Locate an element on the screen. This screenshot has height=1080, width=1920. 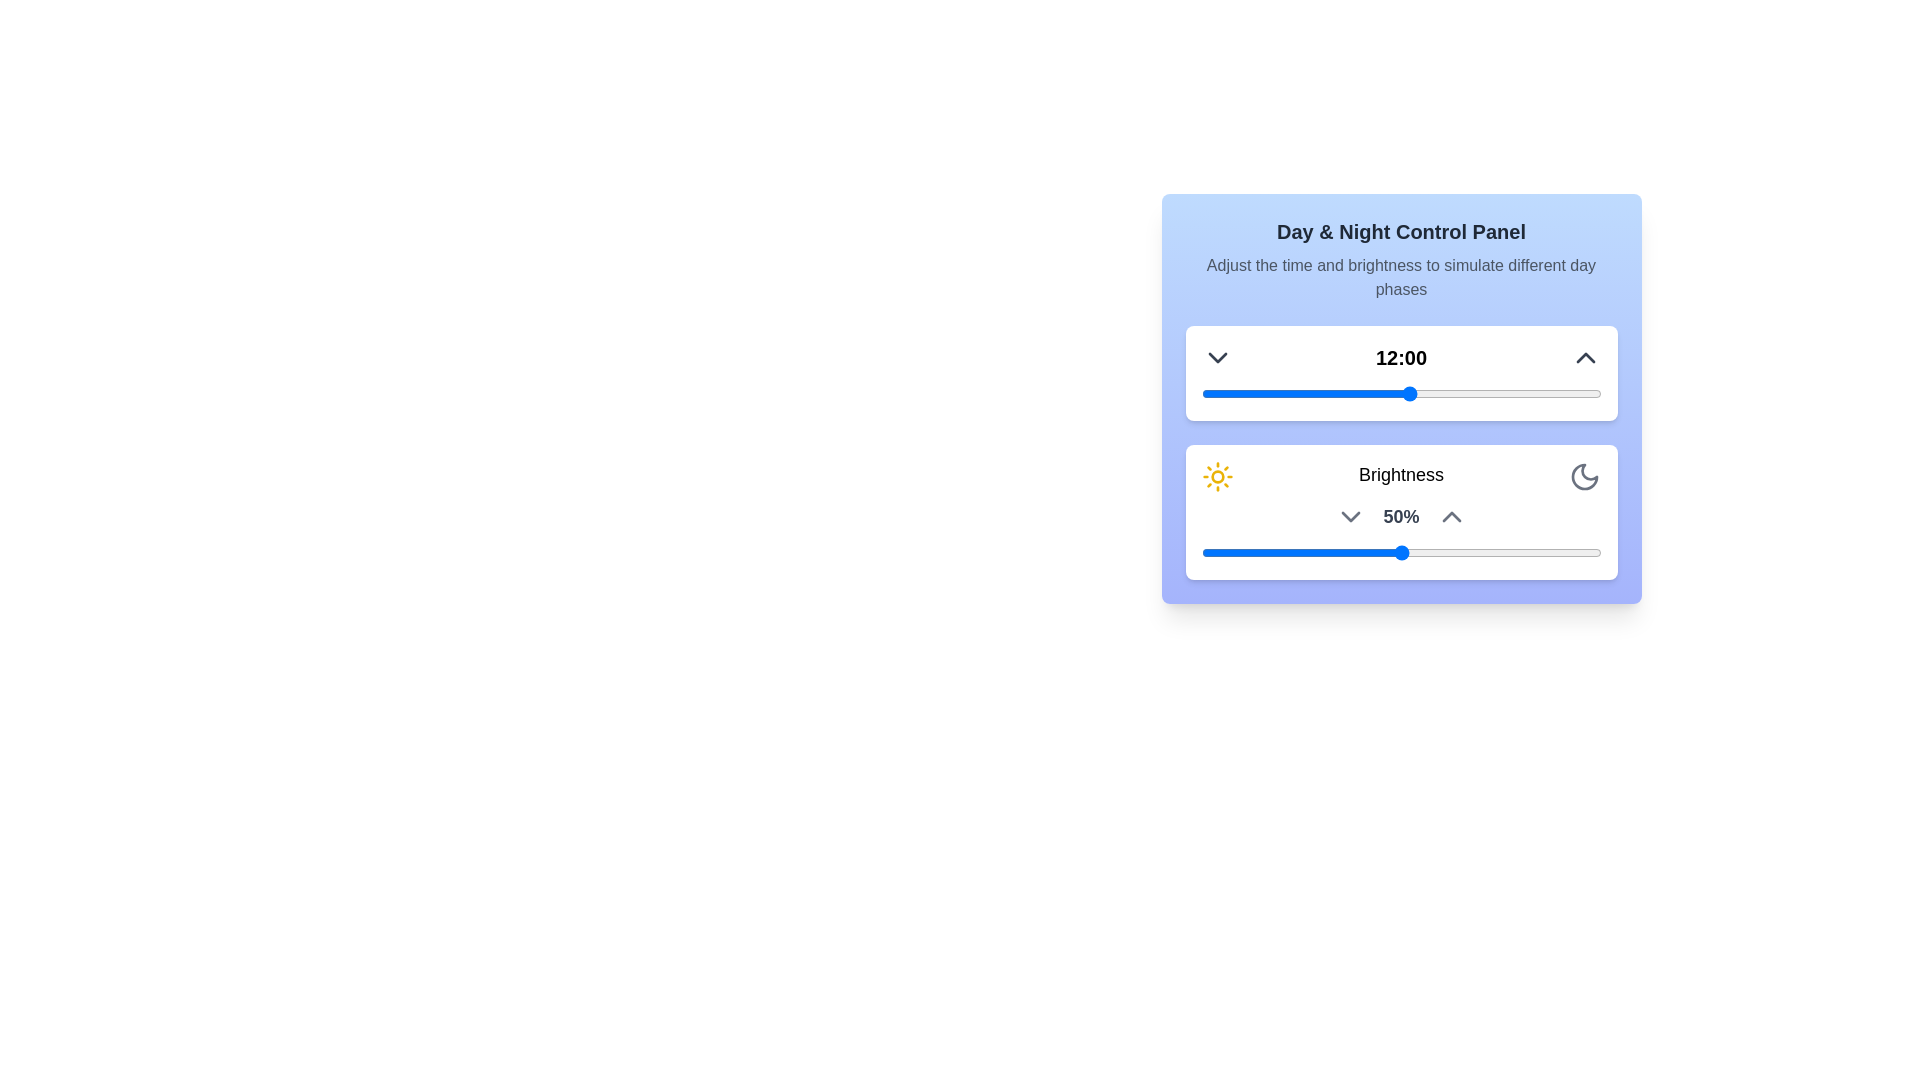
the time is located at coordinates (1514, 393).